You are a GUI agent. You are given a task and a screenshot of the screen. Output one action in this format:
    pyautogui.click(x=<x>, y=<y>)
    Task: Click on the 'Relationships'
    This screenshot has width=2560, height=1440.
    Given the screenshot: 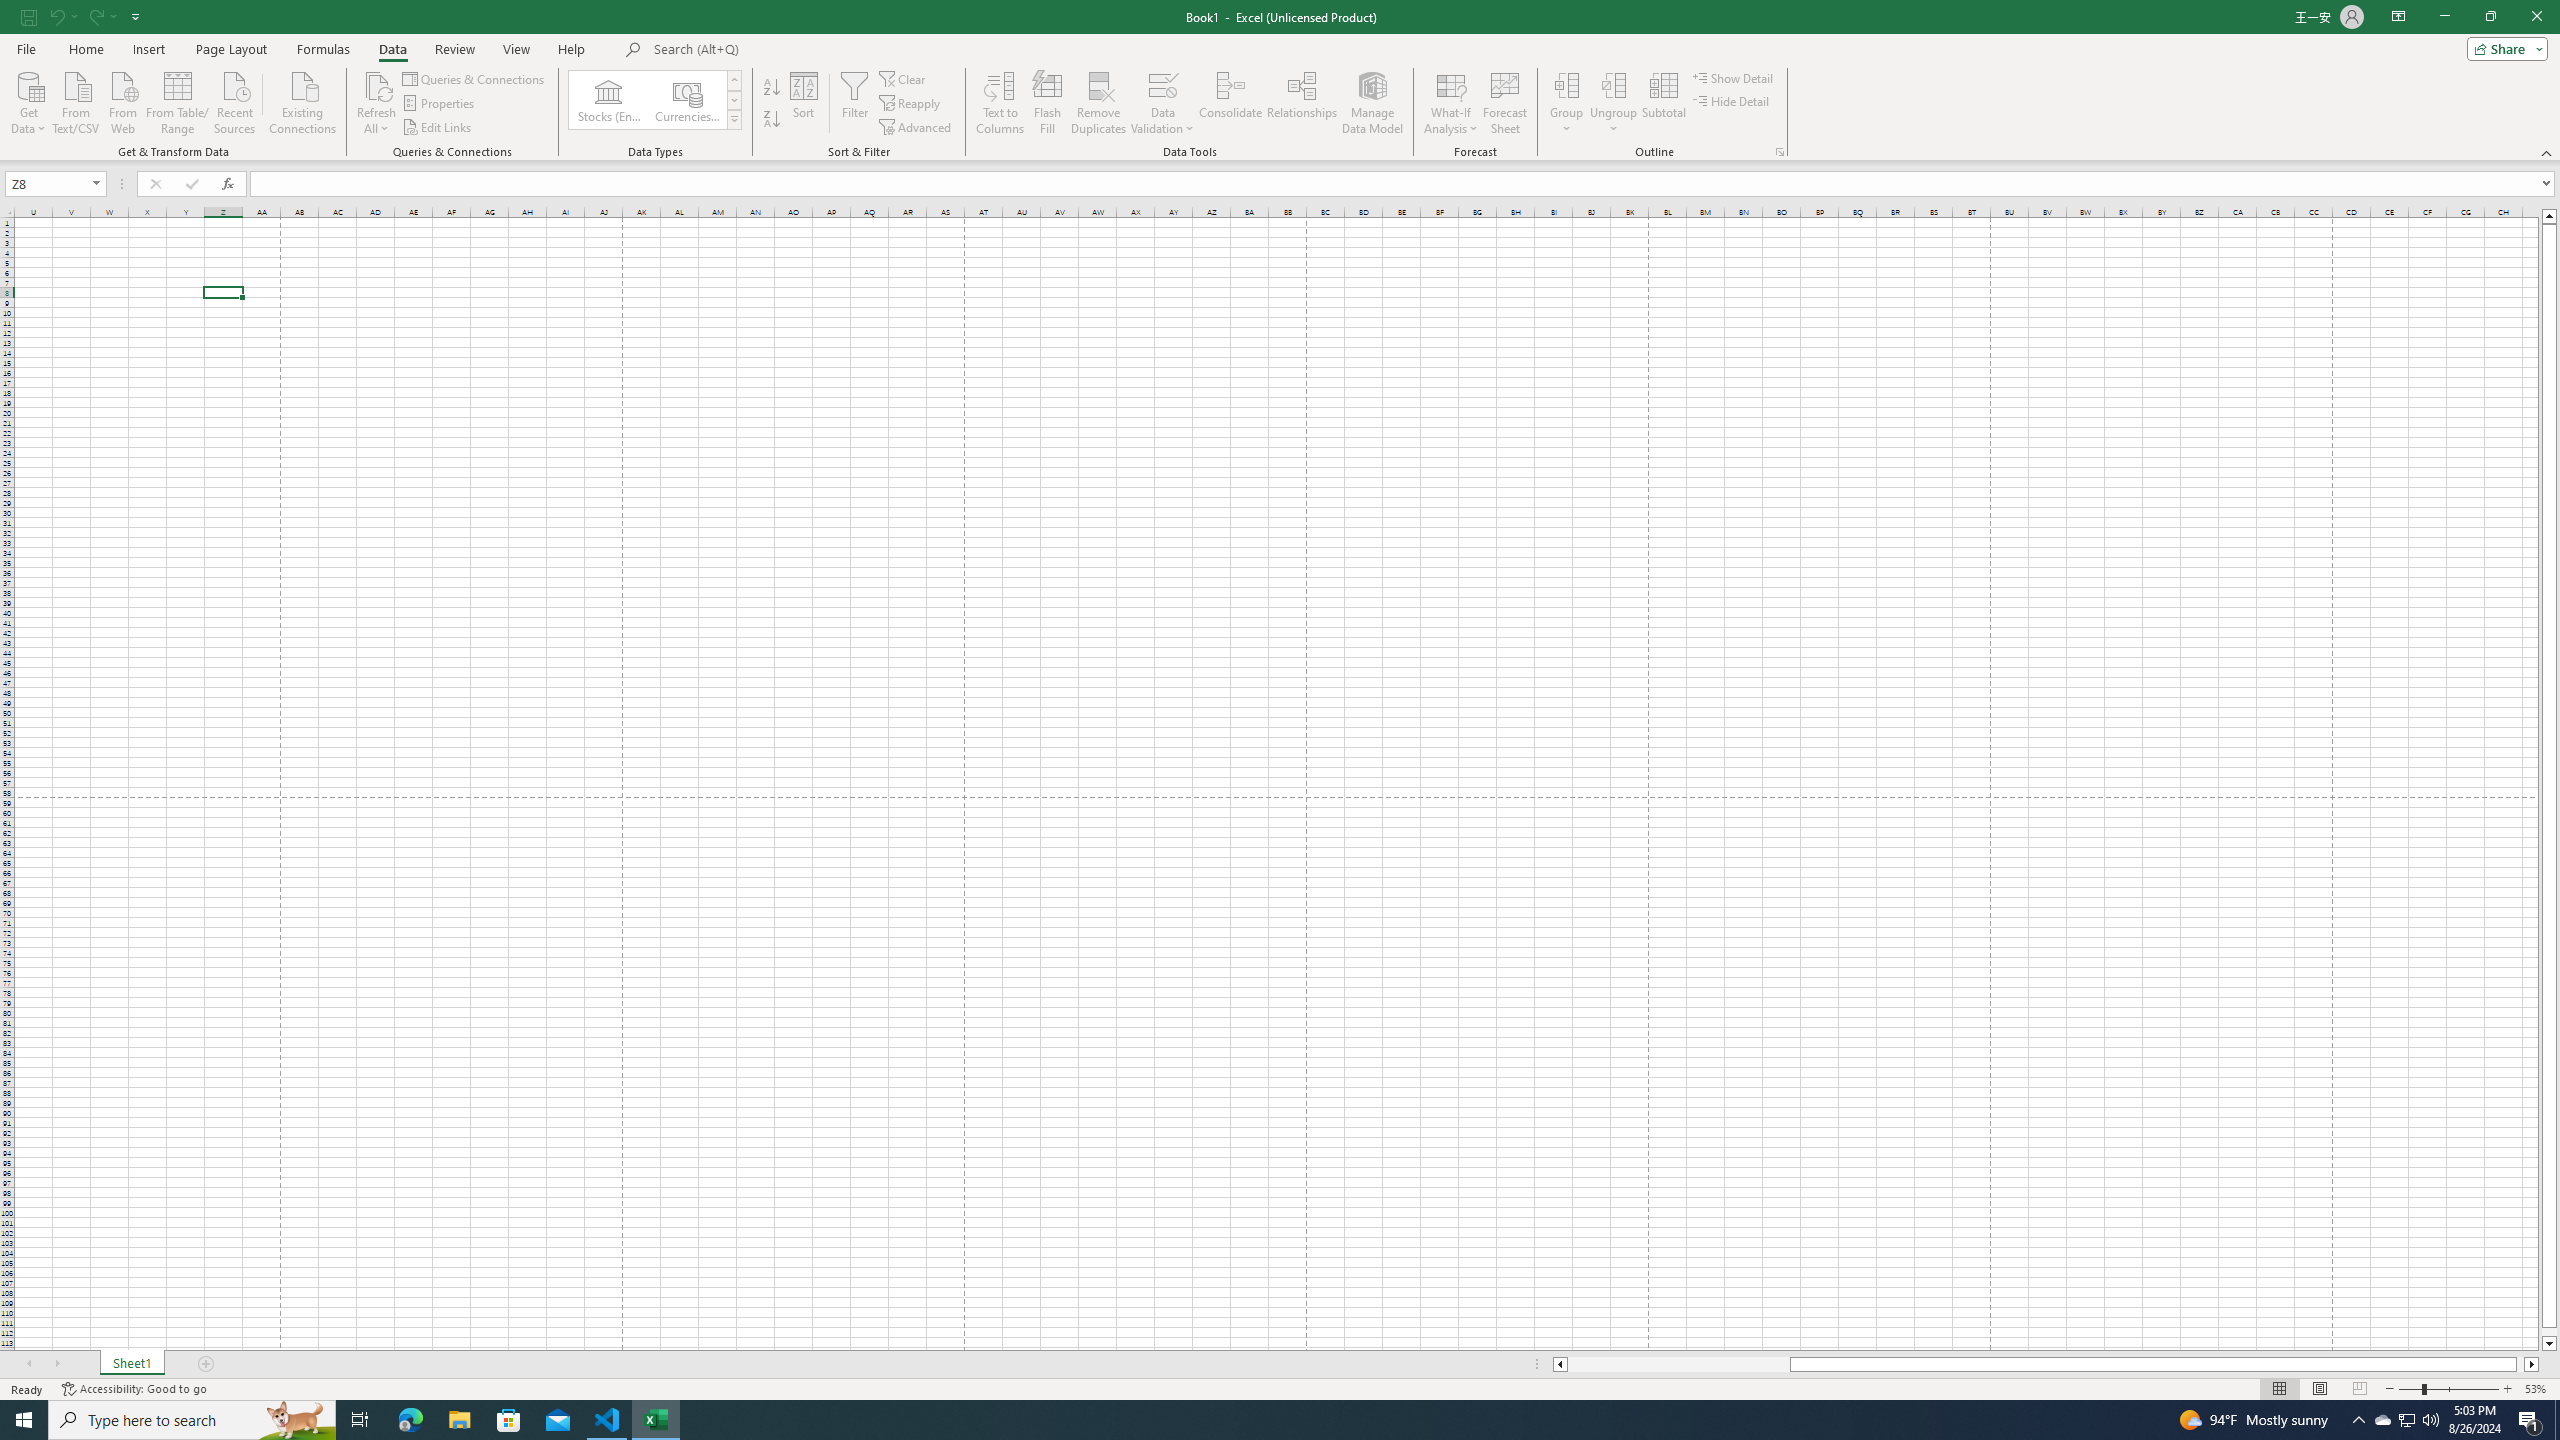 What is the action you would take?
    pyautogui.click(x=1300, y=103)
    